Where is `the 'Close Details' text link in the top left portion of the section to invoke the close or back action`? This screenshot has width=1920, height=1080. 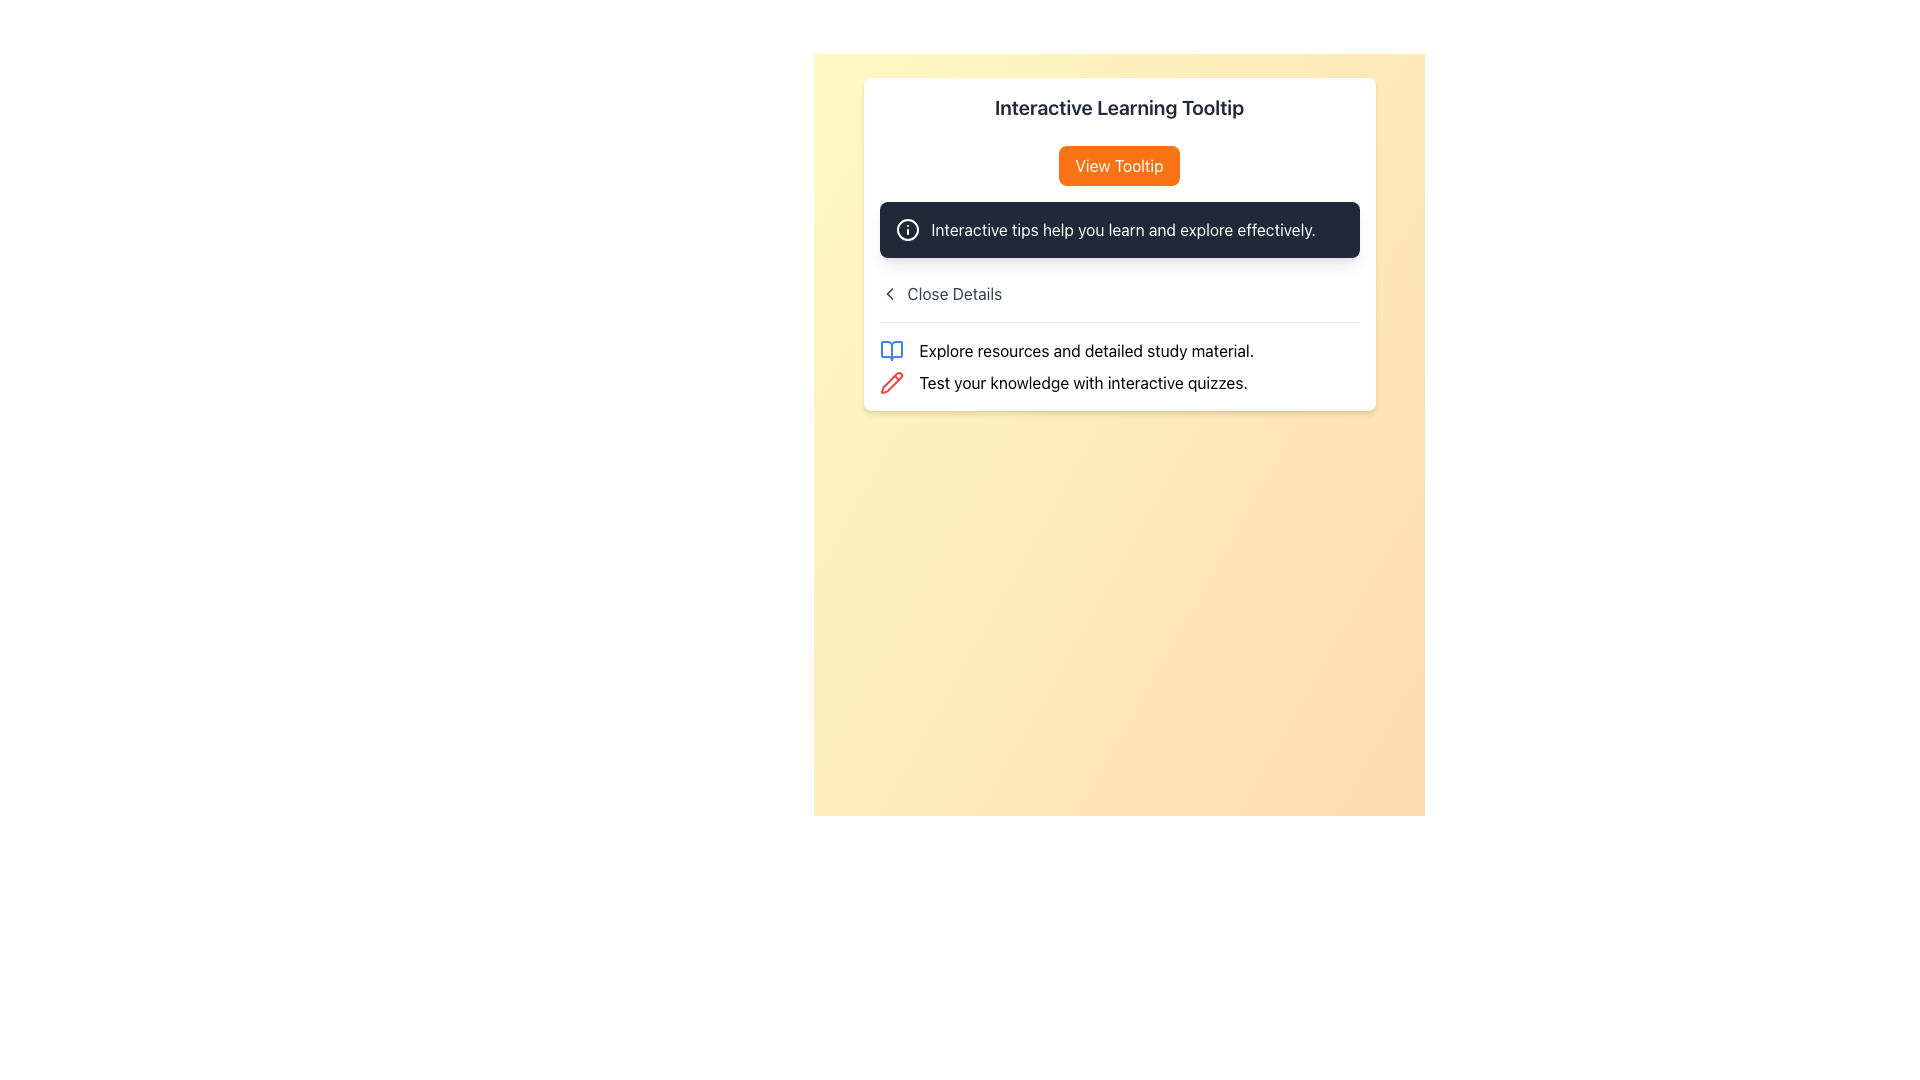
the 'Close Details' text link in the top left portion of the section to invoke the close or back action is located at coordinates (939, 293).